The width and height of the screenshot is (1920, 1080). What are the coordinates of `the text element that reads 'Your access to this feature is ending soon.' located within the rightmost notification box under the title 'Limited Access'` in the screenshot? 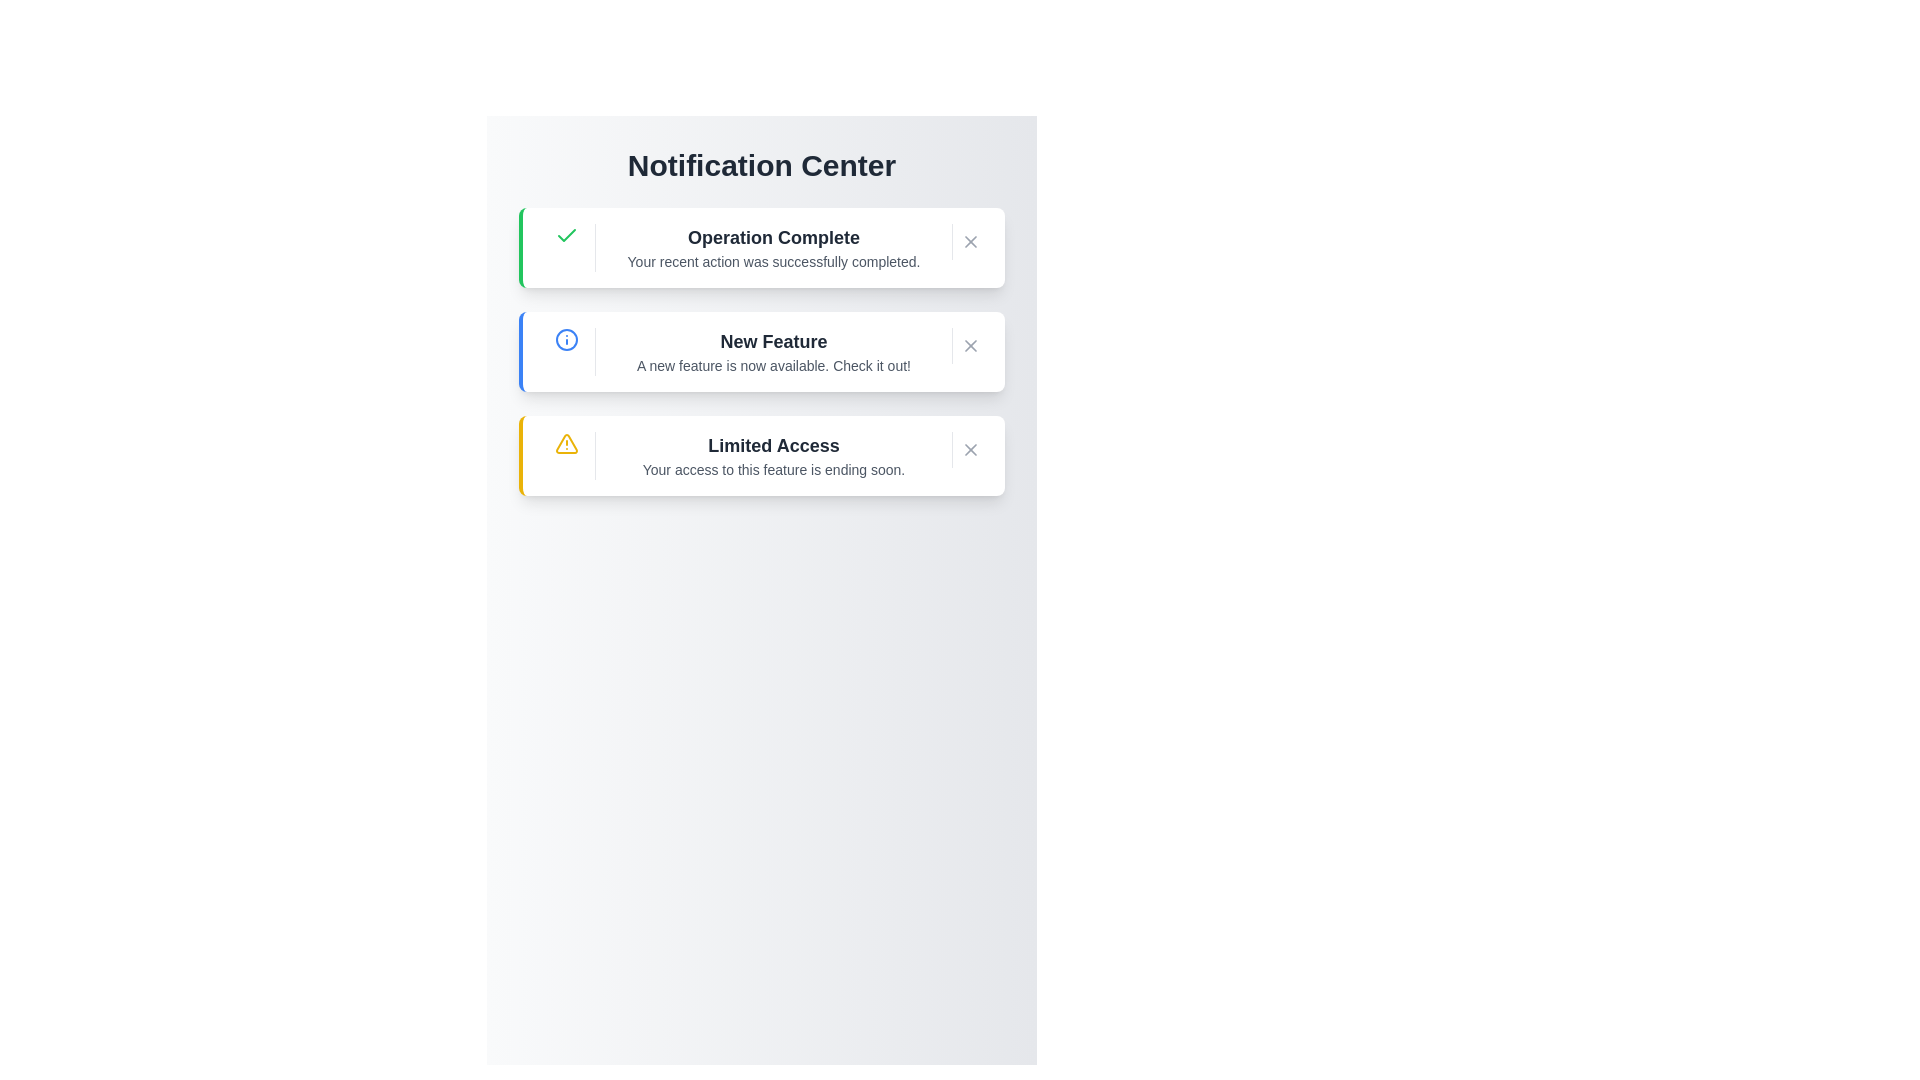 It's located at (772, 470).